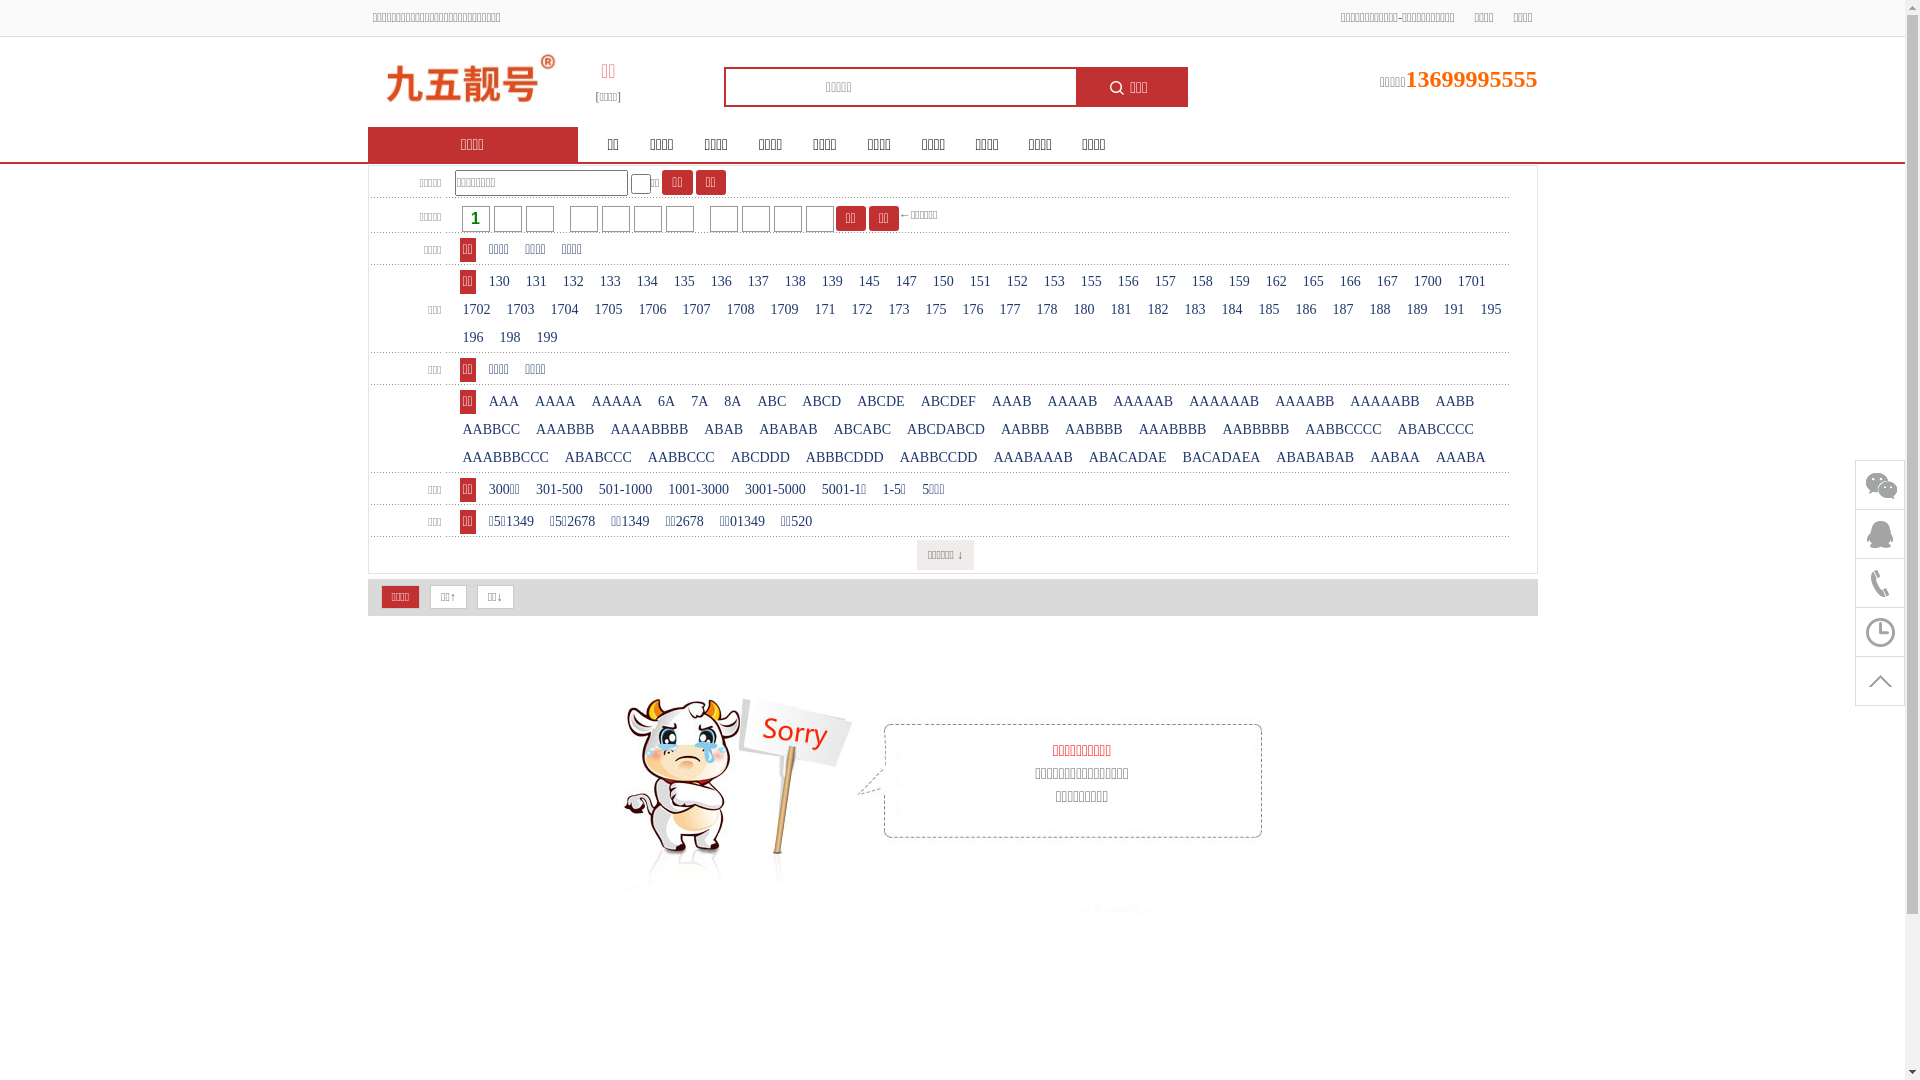 This screenshot has height=1080, width=1920. Describe the element at coordinates (885, 309) in the screenshot. I see `'173'` at that location.